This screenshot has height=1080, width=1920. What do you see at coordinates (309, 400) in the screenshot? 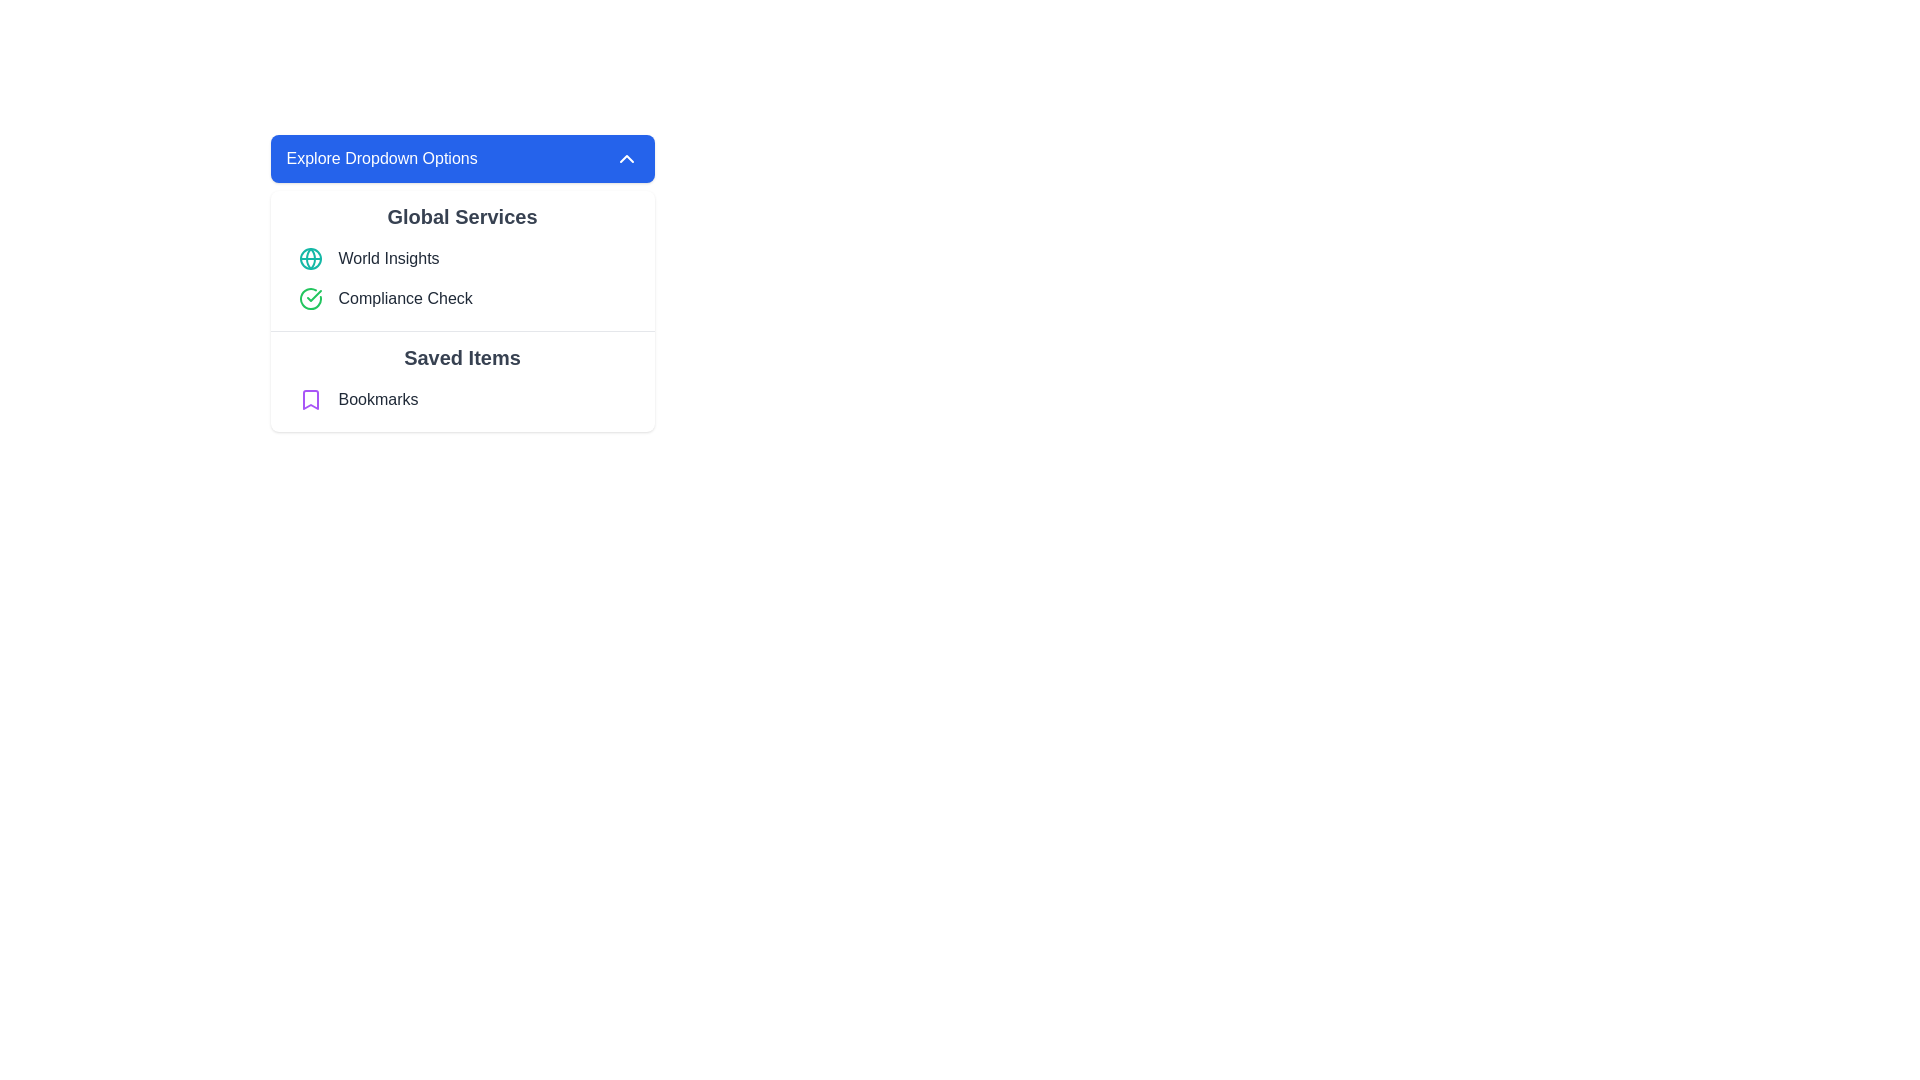
I see `the bookmark icon with purple outlines located to the left of the text 'Bookmarks' in the 'Saved Items' dropdown menu` at bounding box center [309, 400].